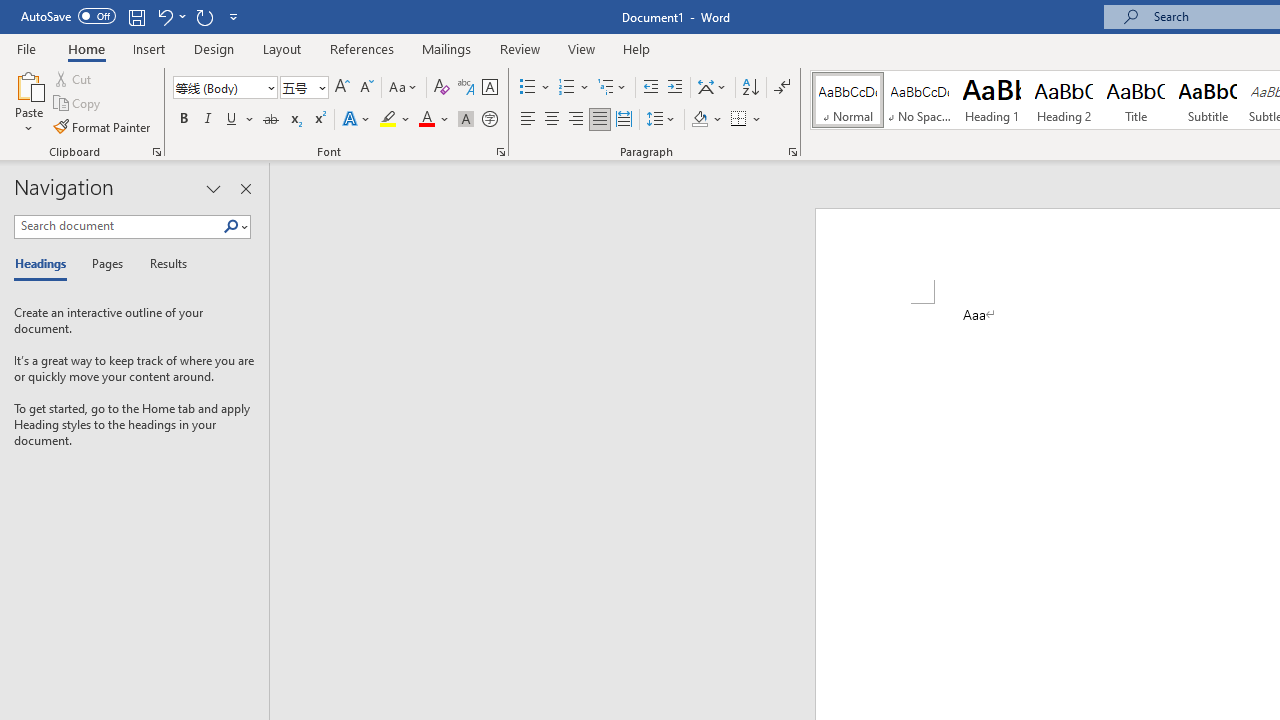 The height and width of the screenshot is (720, 1280). What do you see at coordinates (501, 150) in the screenshot?
I see `'Font...'` at bounding box center [501, 150].